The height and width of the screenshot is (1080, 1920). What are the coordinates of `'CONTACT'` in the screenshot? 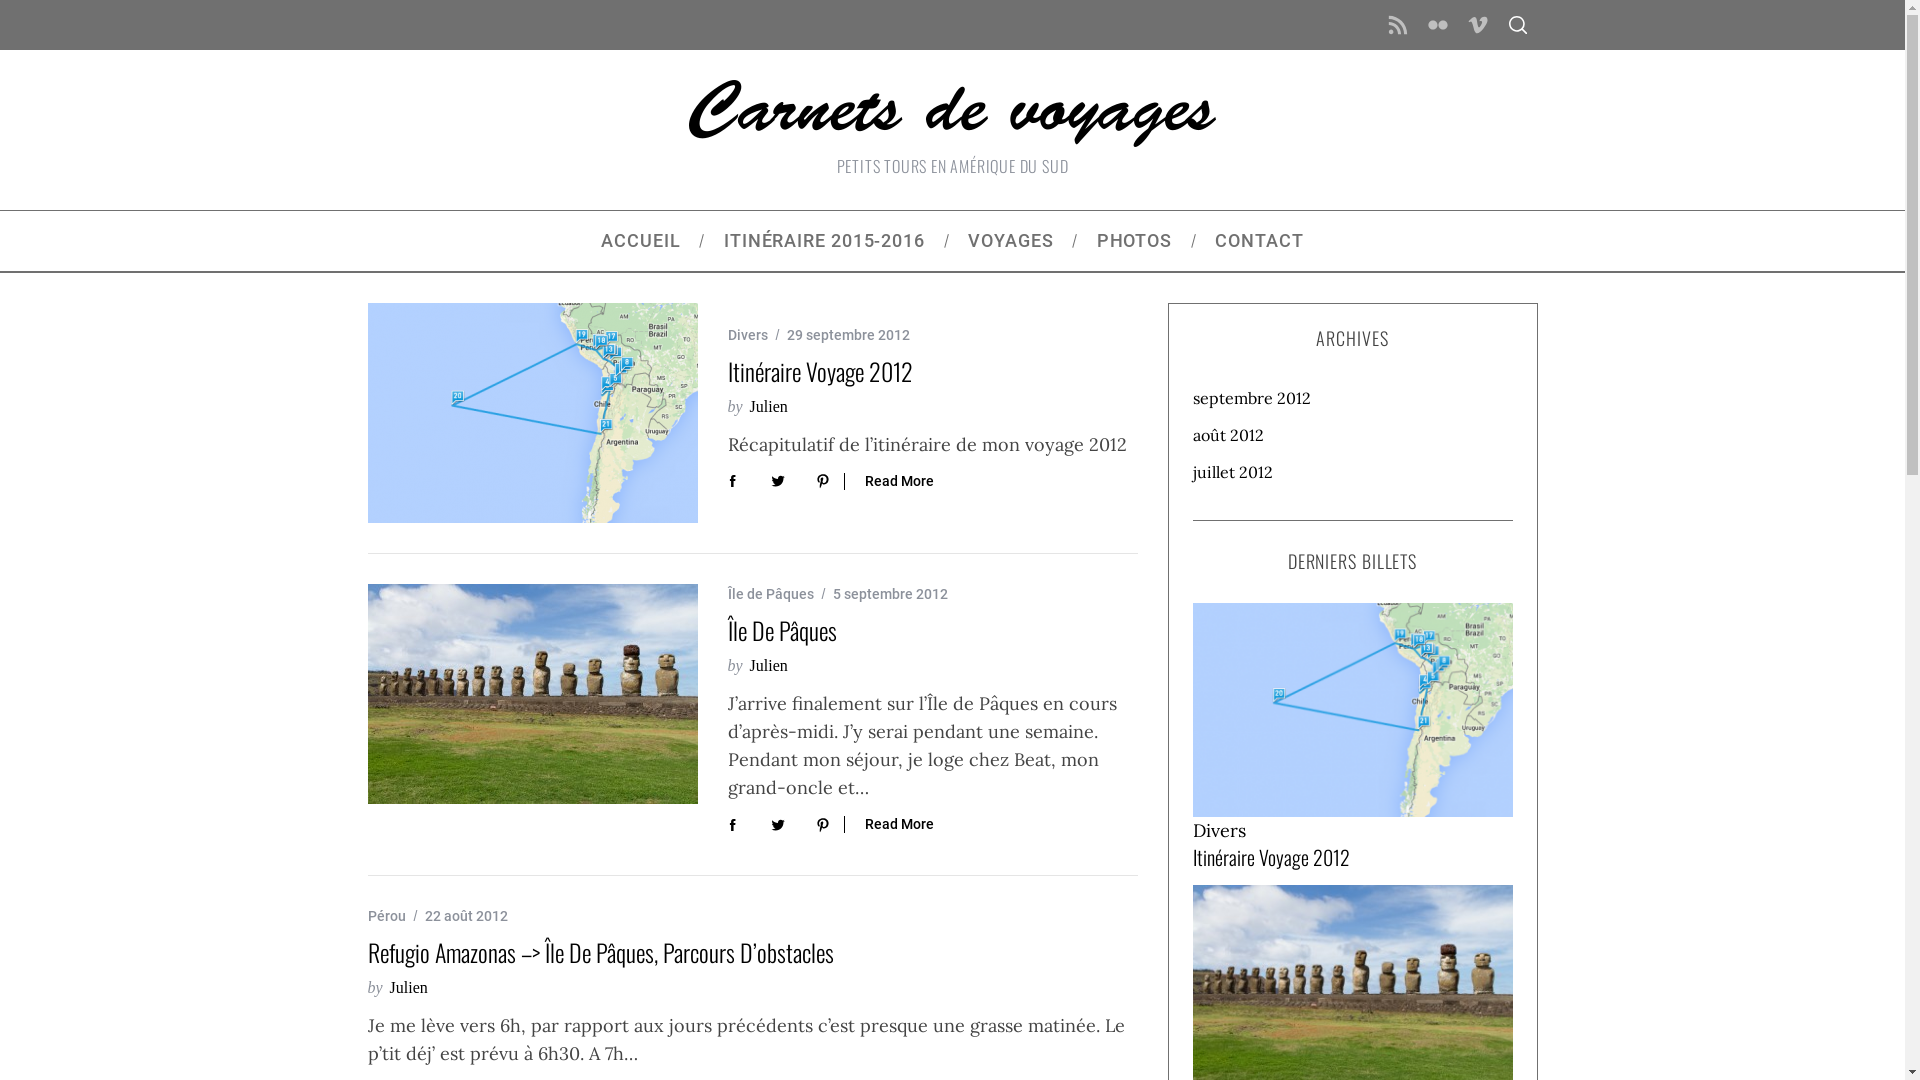 It's located at (1258, 239).